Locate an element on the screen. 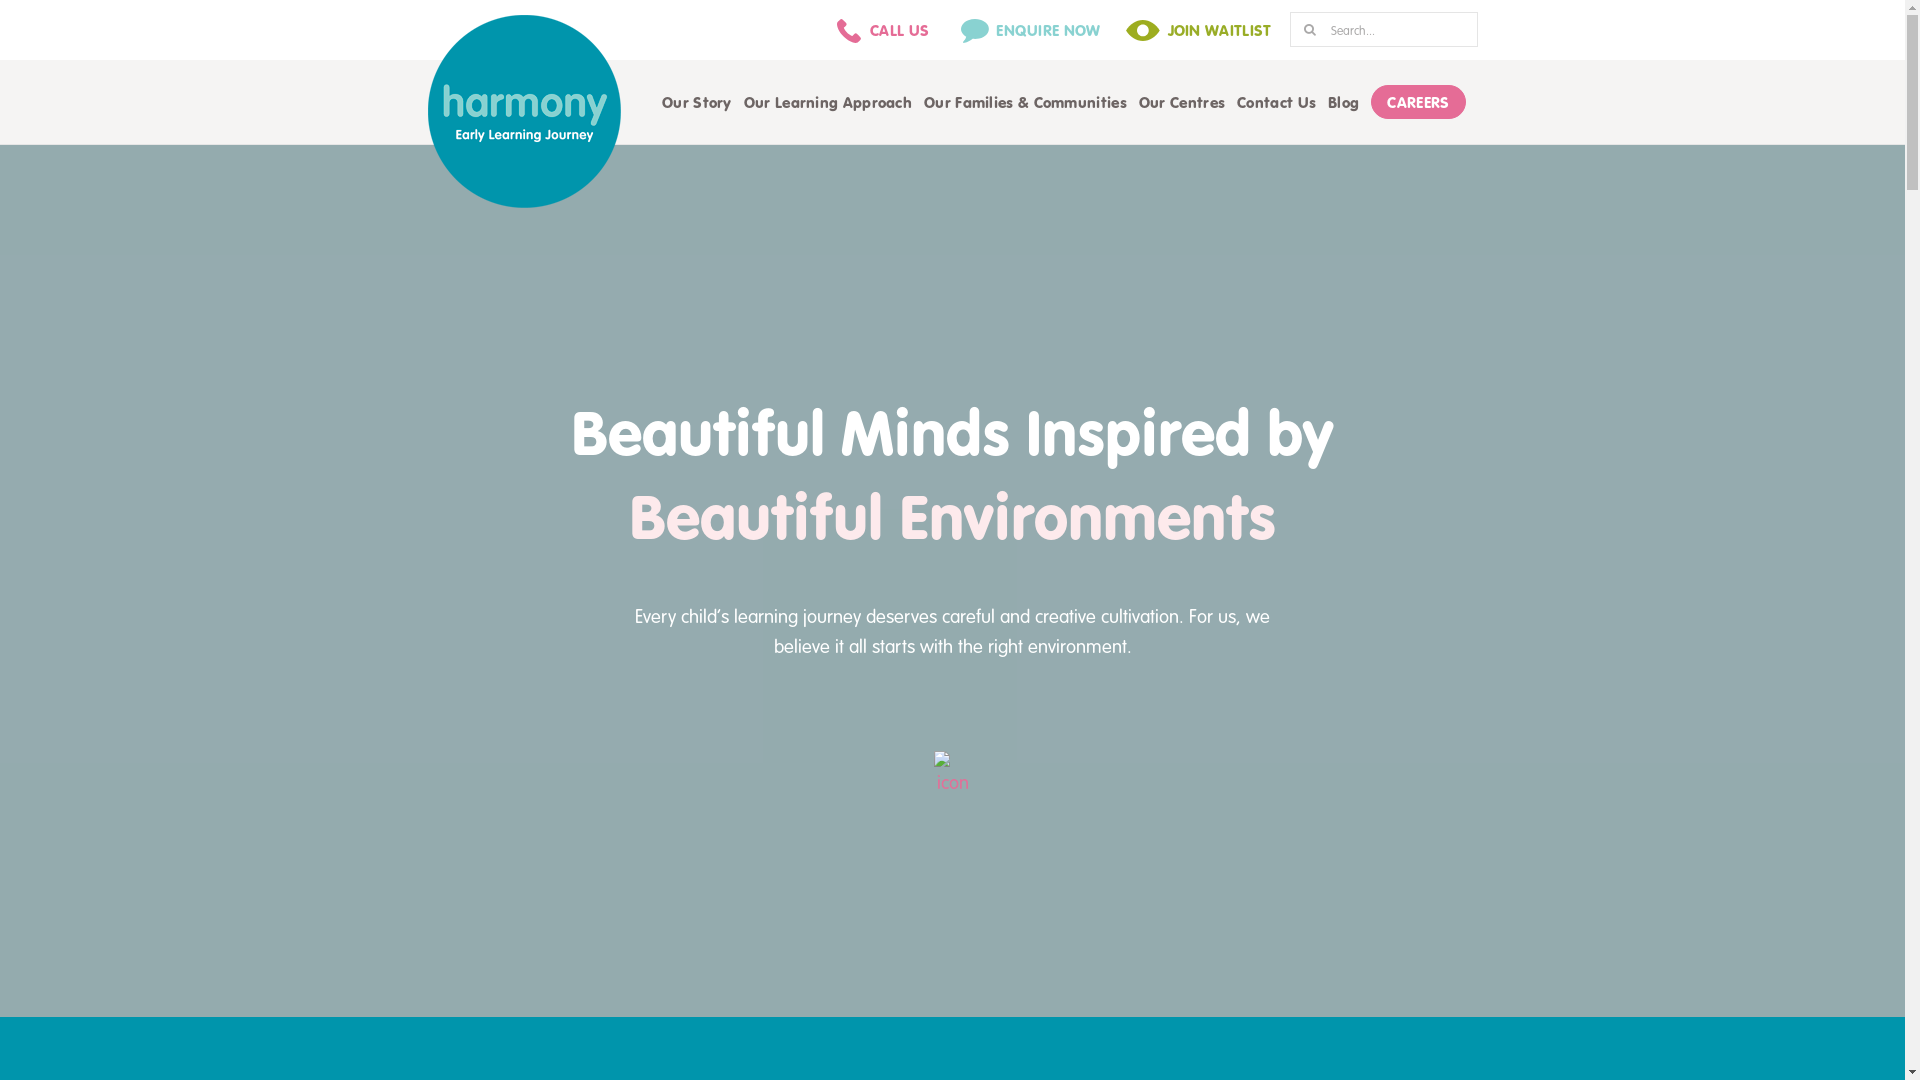  'Our Story' is located at coordinates (696, 101).